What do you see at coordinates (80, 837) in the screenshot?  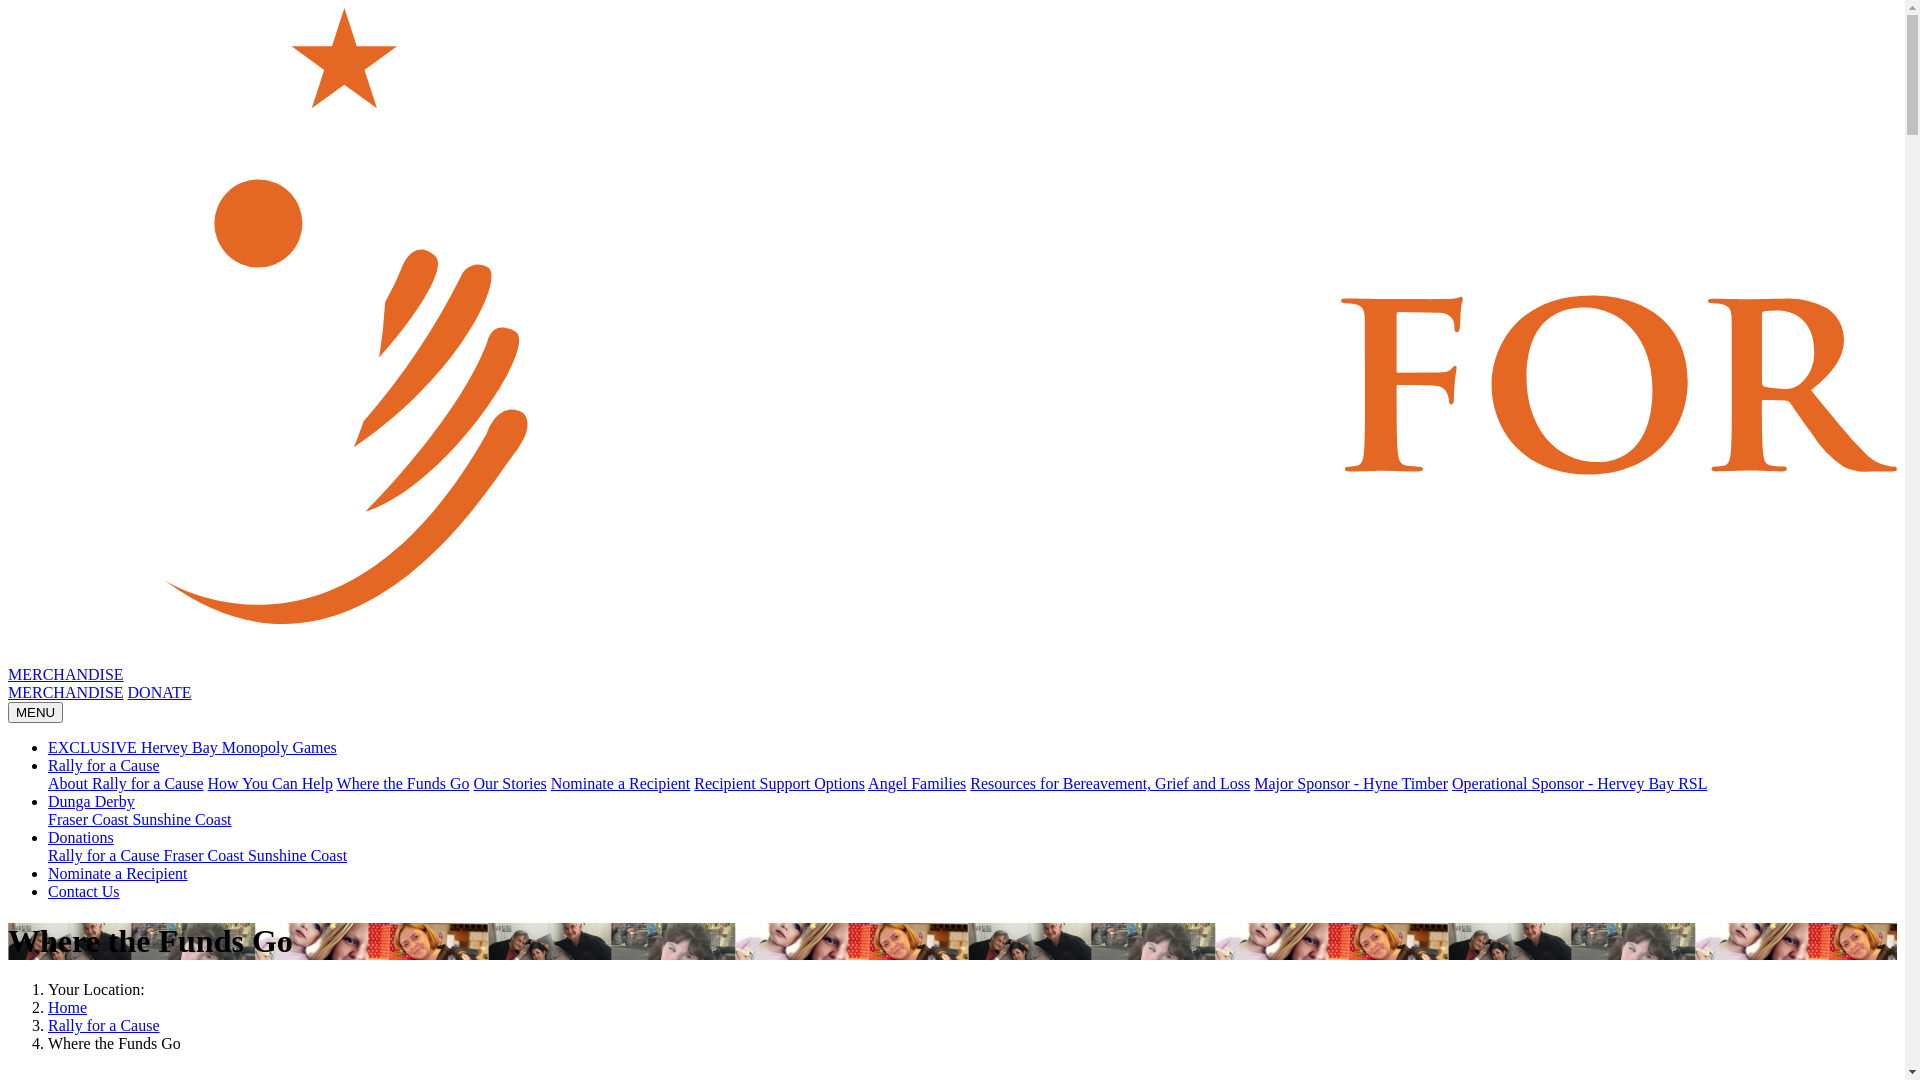 I see `'Donations'` at bounding box center [80, 837].